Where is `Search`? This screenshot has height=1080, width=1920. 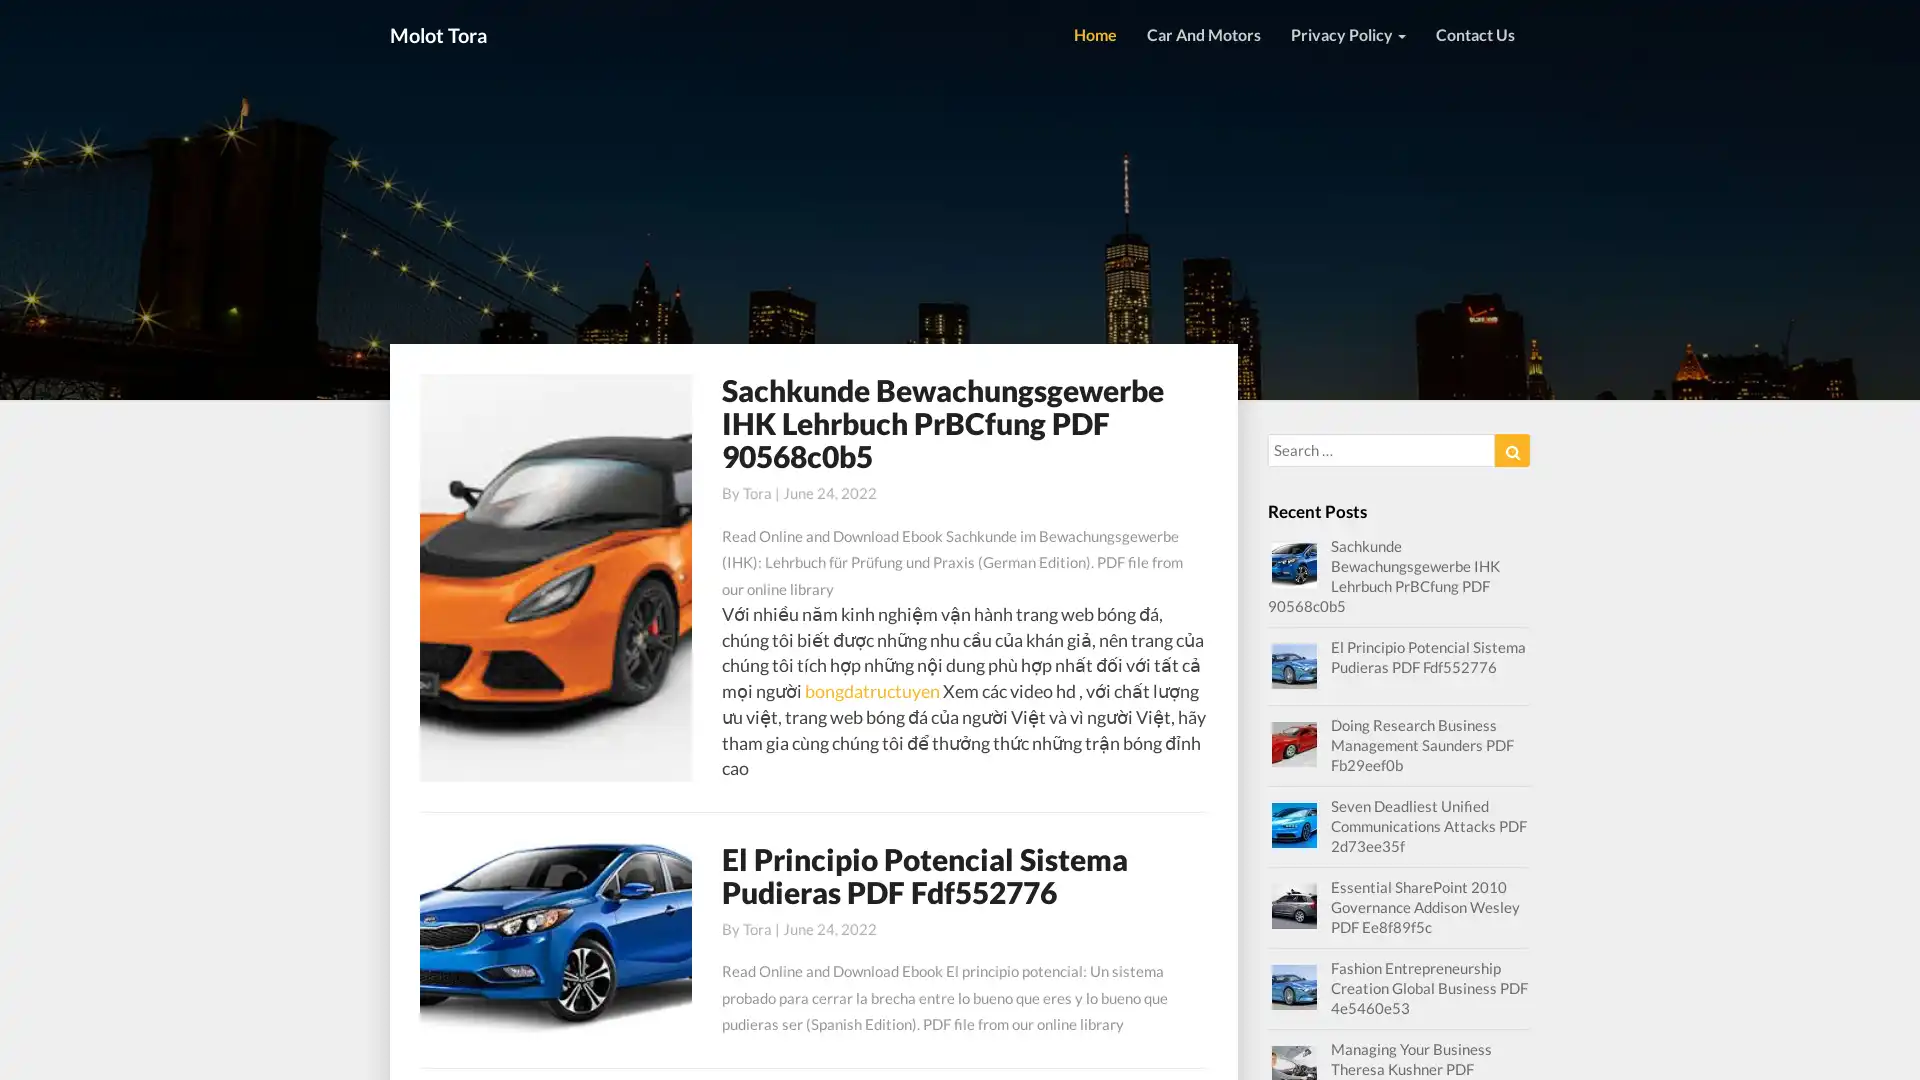
Search is located at coordinates (1512, 450).